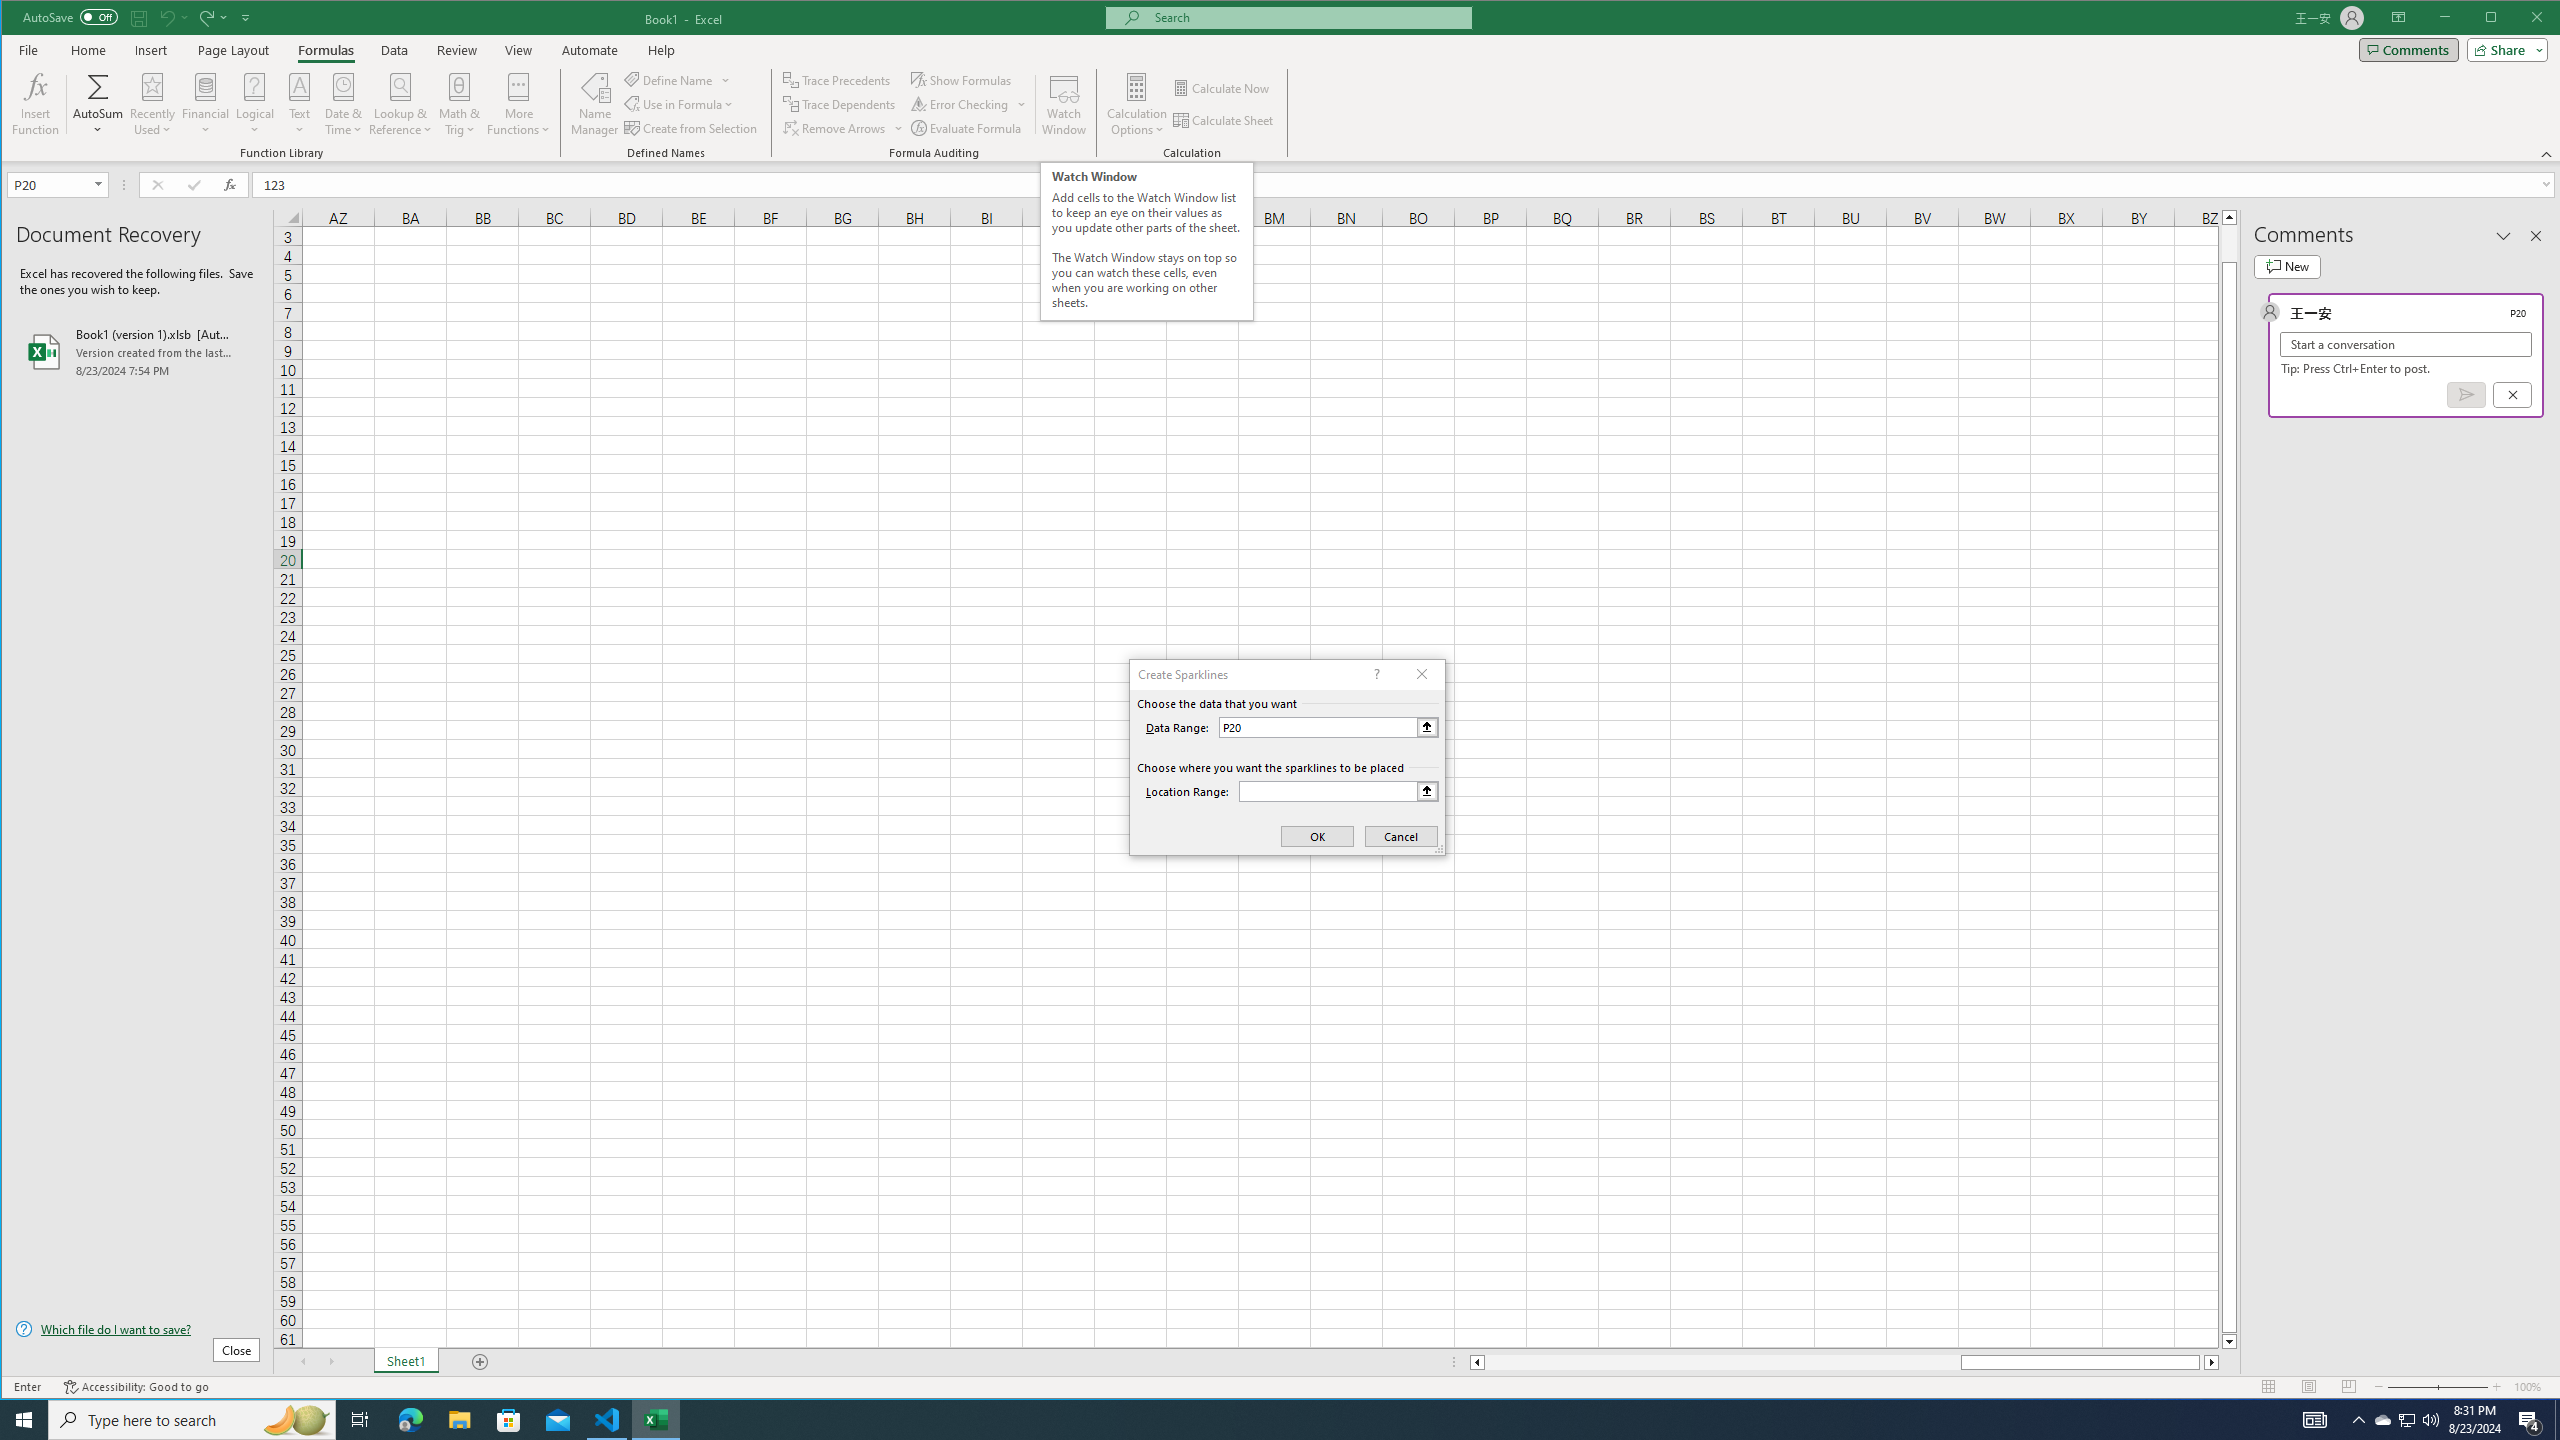 This screenshot has width=2560, height=1440. Describe the element at coordinates (669, 80) in the screenshot. I see `'Define Name...'` at that location.